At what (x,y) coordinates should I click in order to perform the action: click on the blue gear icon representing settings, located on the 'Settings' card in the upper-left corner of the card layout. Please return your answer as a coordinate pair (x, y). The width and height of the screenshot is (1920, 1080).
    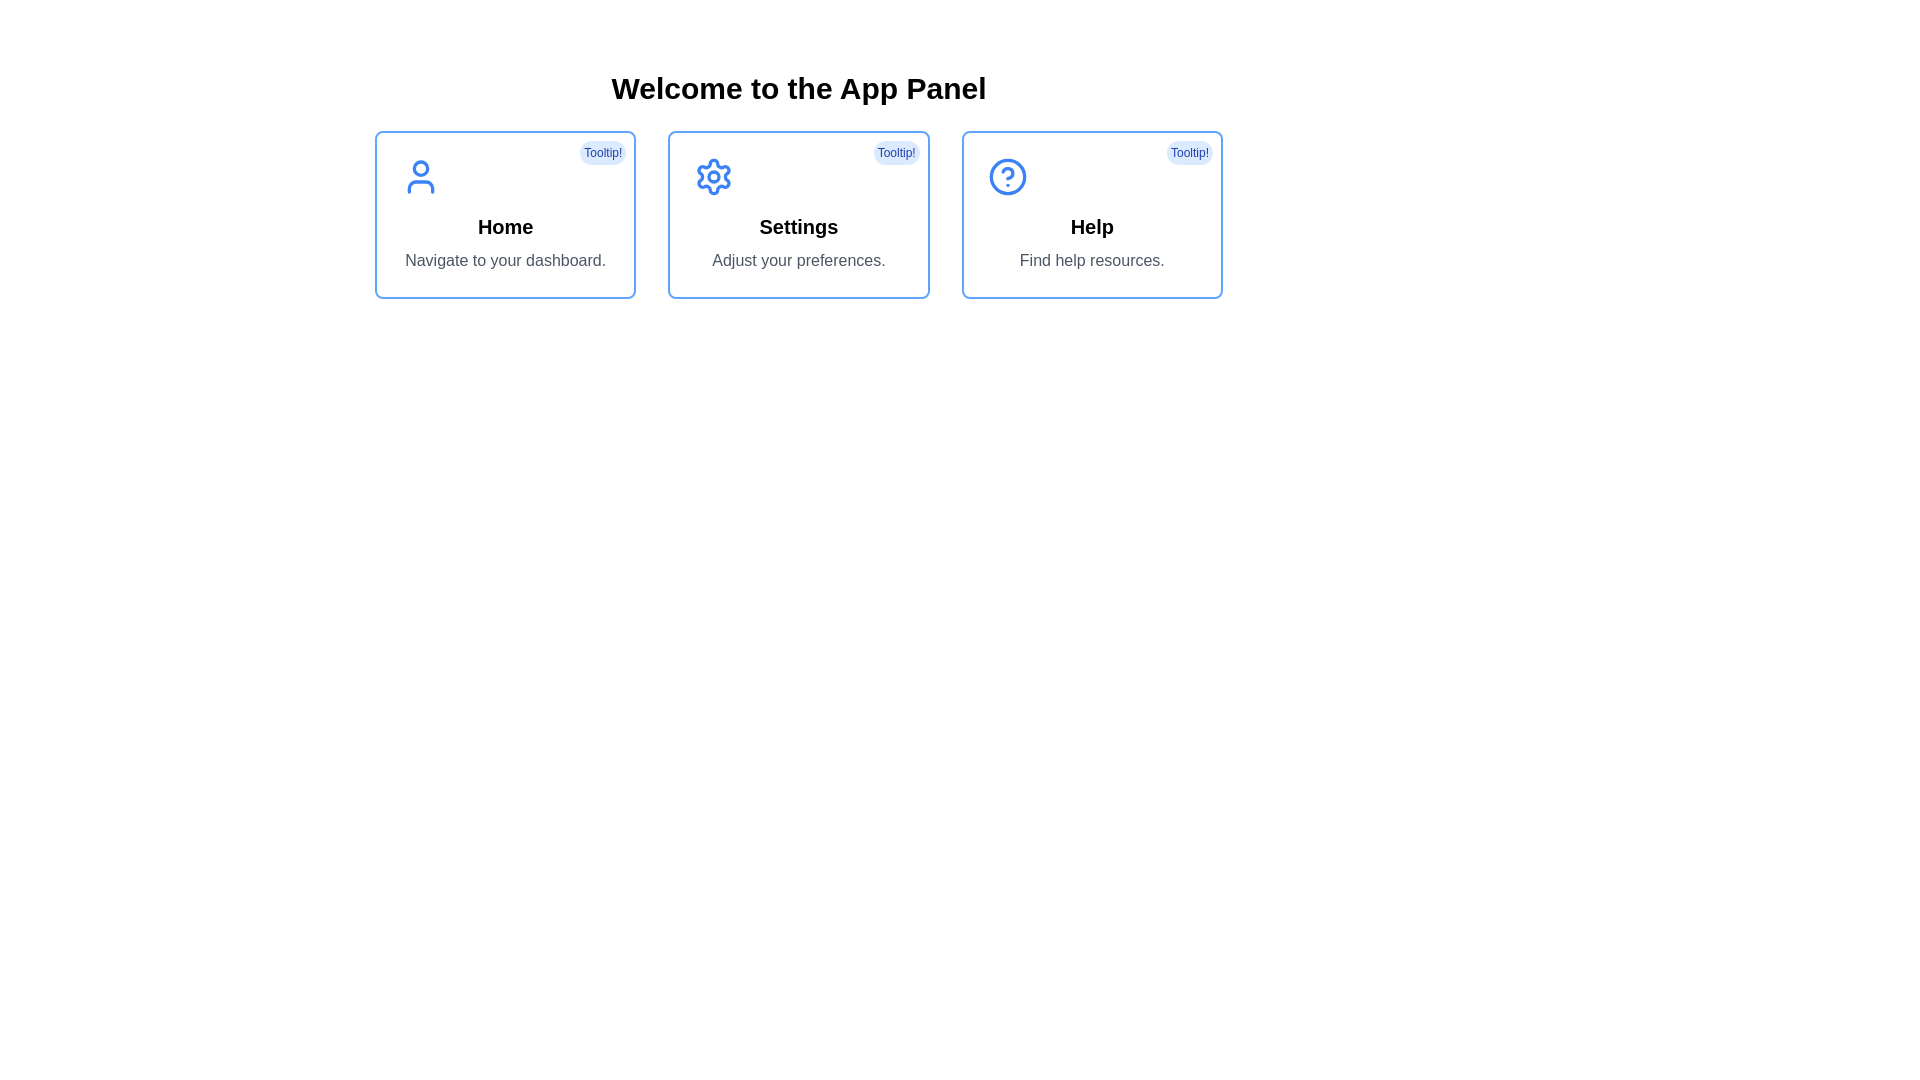
    Looking at the image, I should click on (797, 176).